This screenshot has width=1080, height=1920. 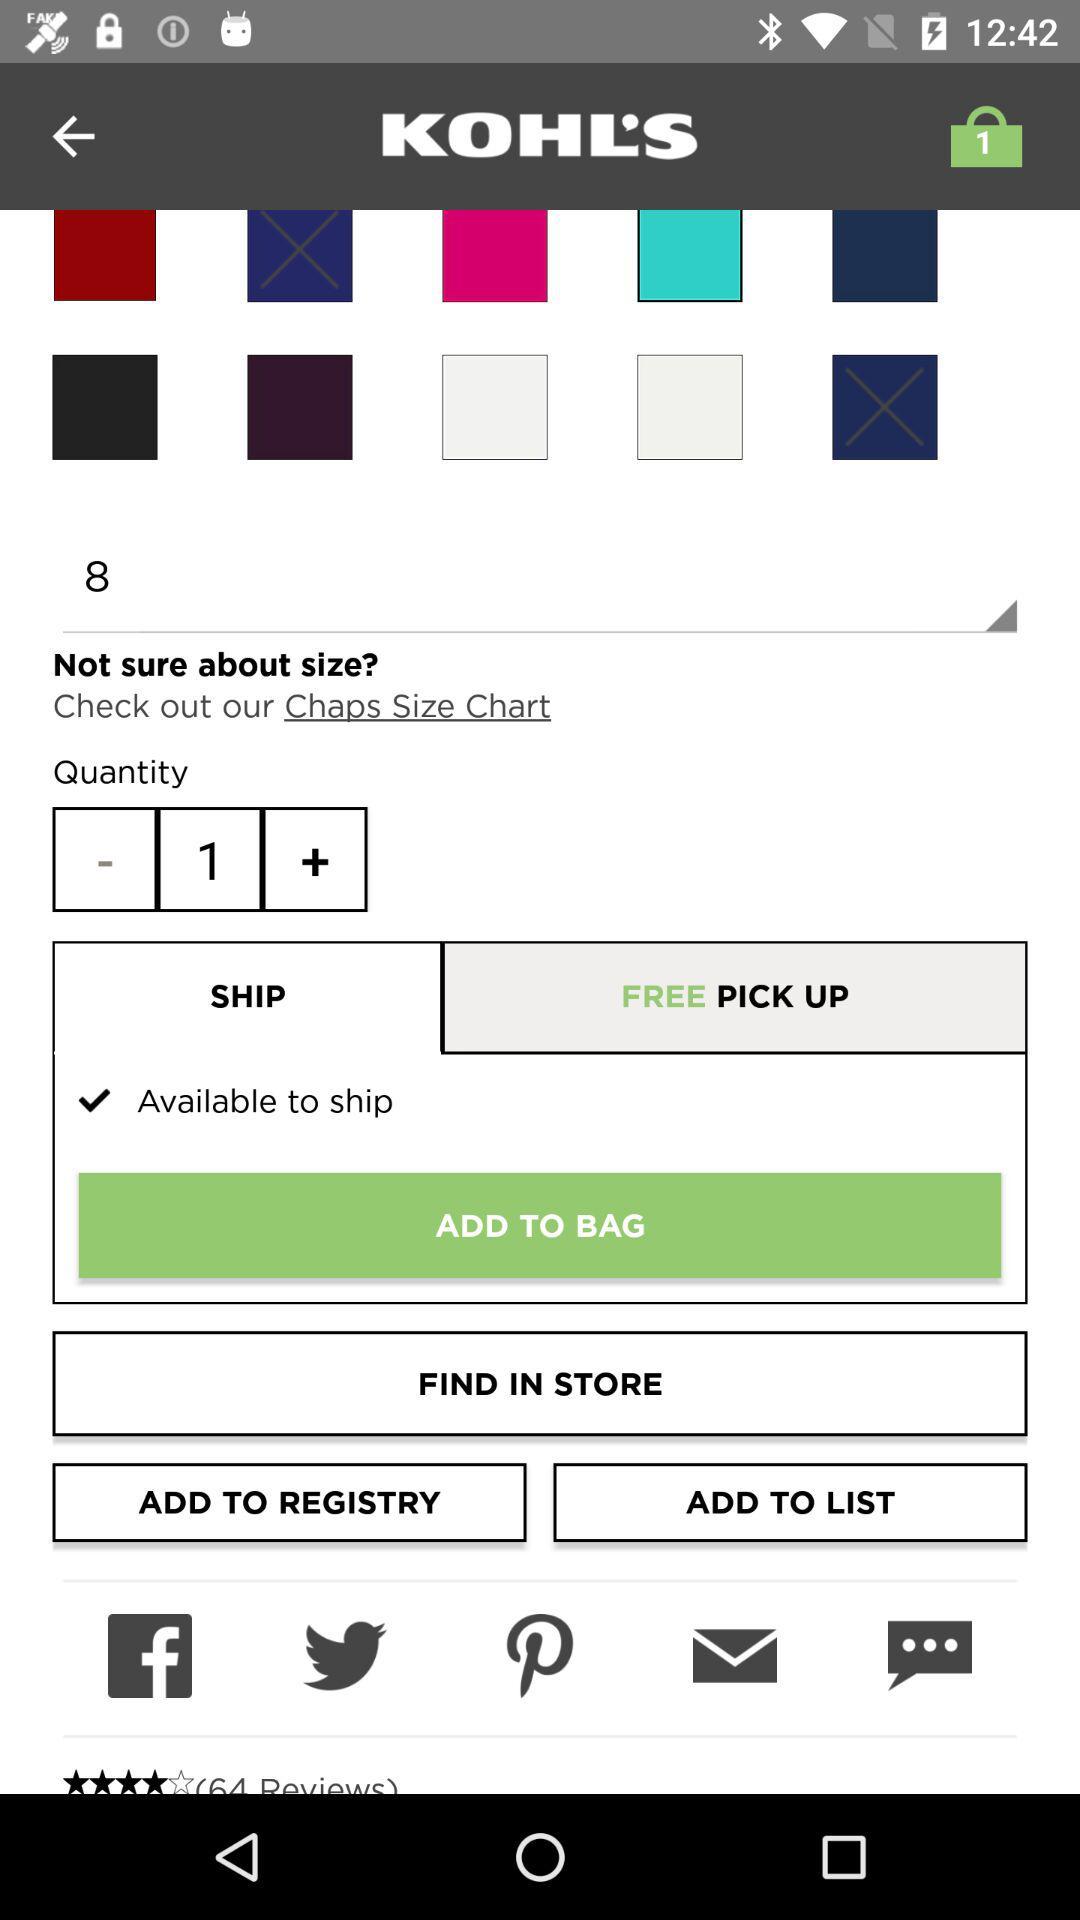 What do you see at coordinates (149, 1656) in the screenshot?
I see `share on facebook` at bounding box center [149, 1656].